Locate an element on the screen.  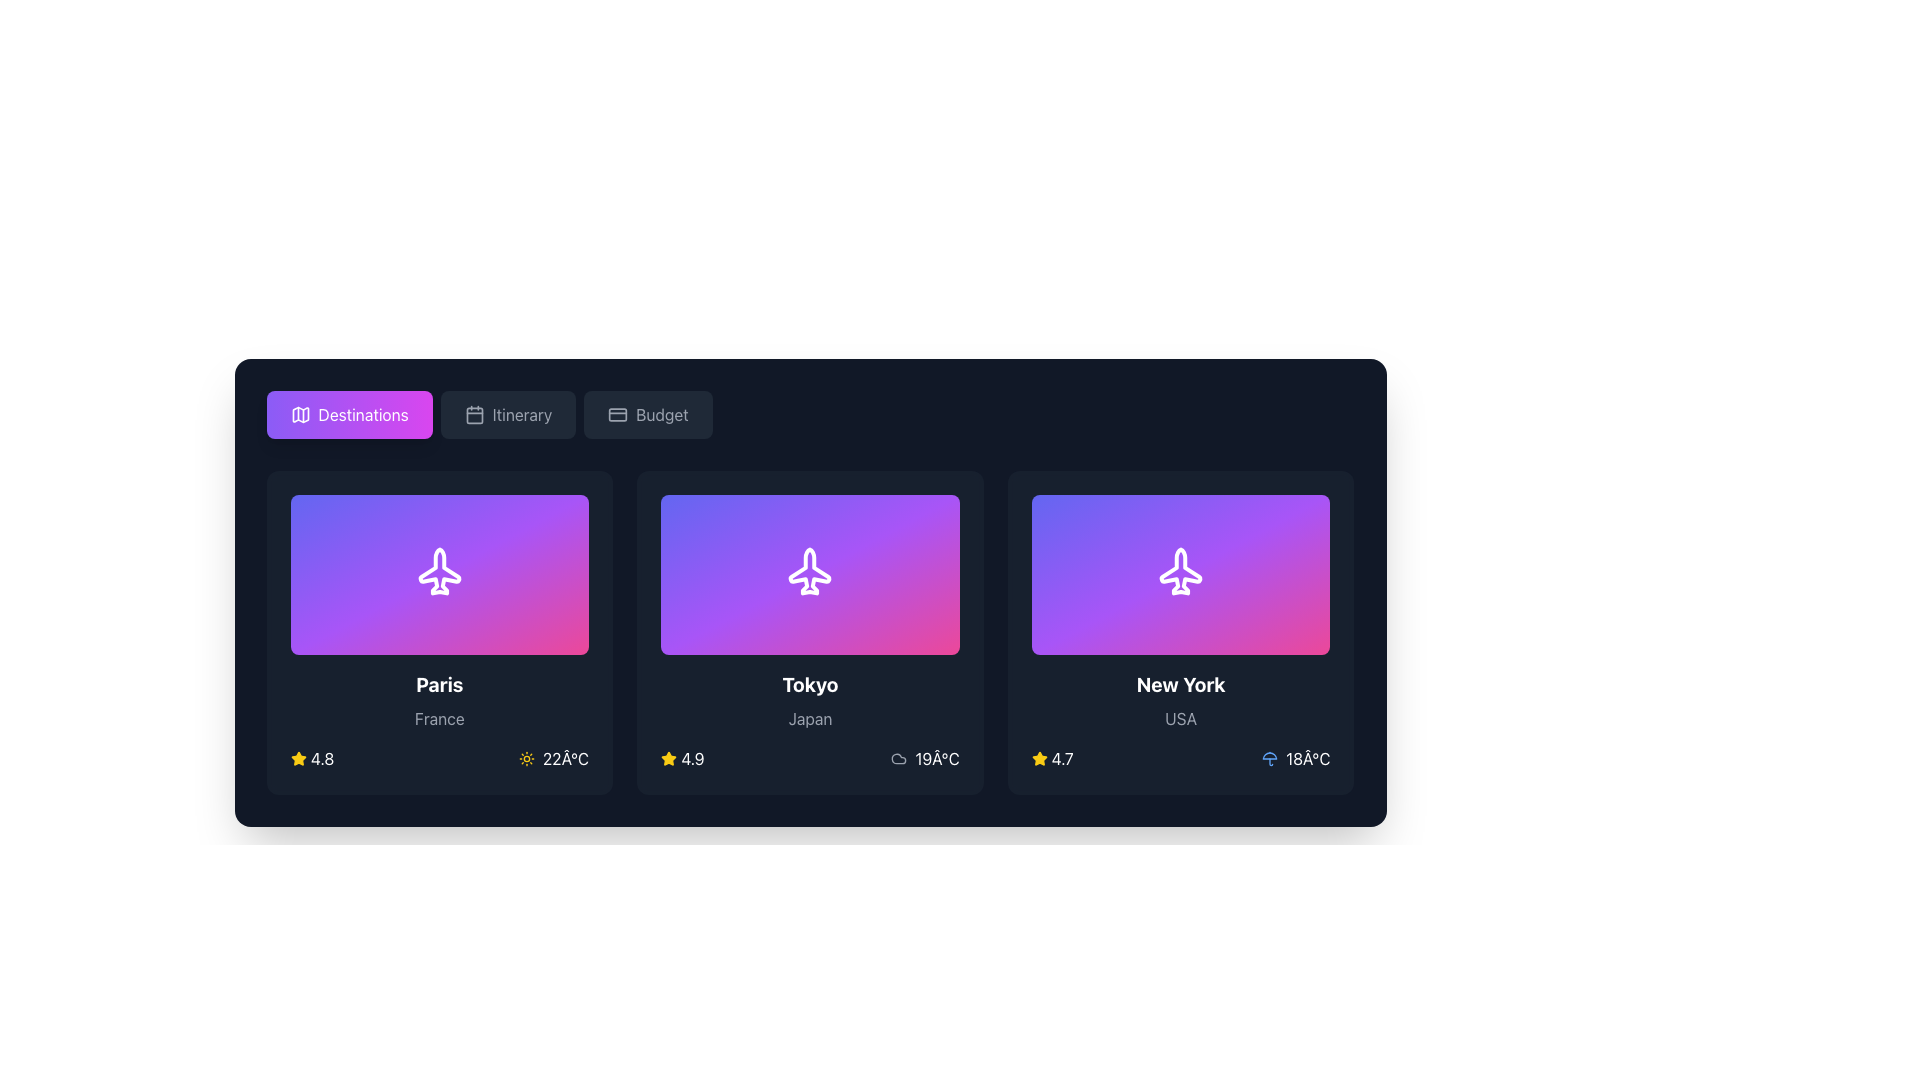
the Rating indicator located in the lower-left corner of the second card (Tokyo, Japan) from left to right, positioned just above the temperature indication (19°C) is located at coordinates (682, 759).